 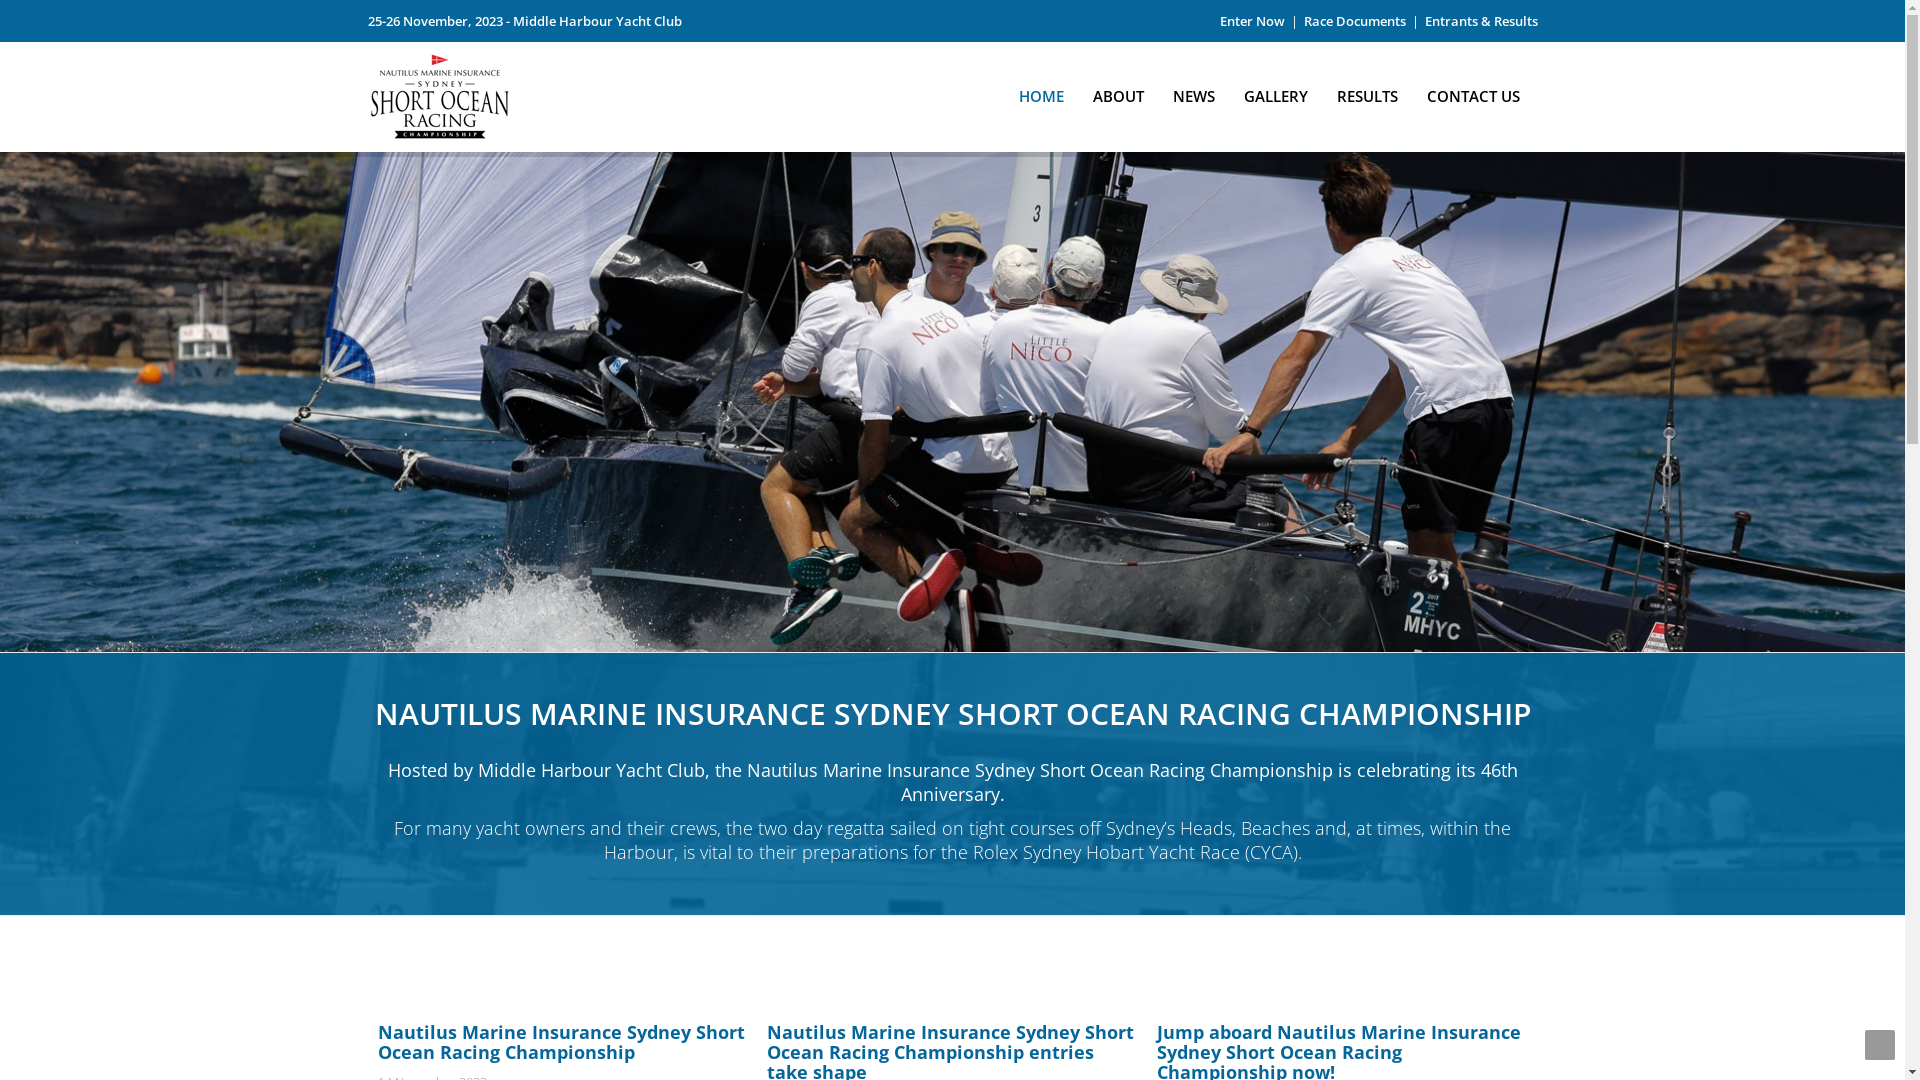 What do you see at coordinates (1007, 90) in the screenshot?
I see `'HOME'` at bounding box center [1007, 90].